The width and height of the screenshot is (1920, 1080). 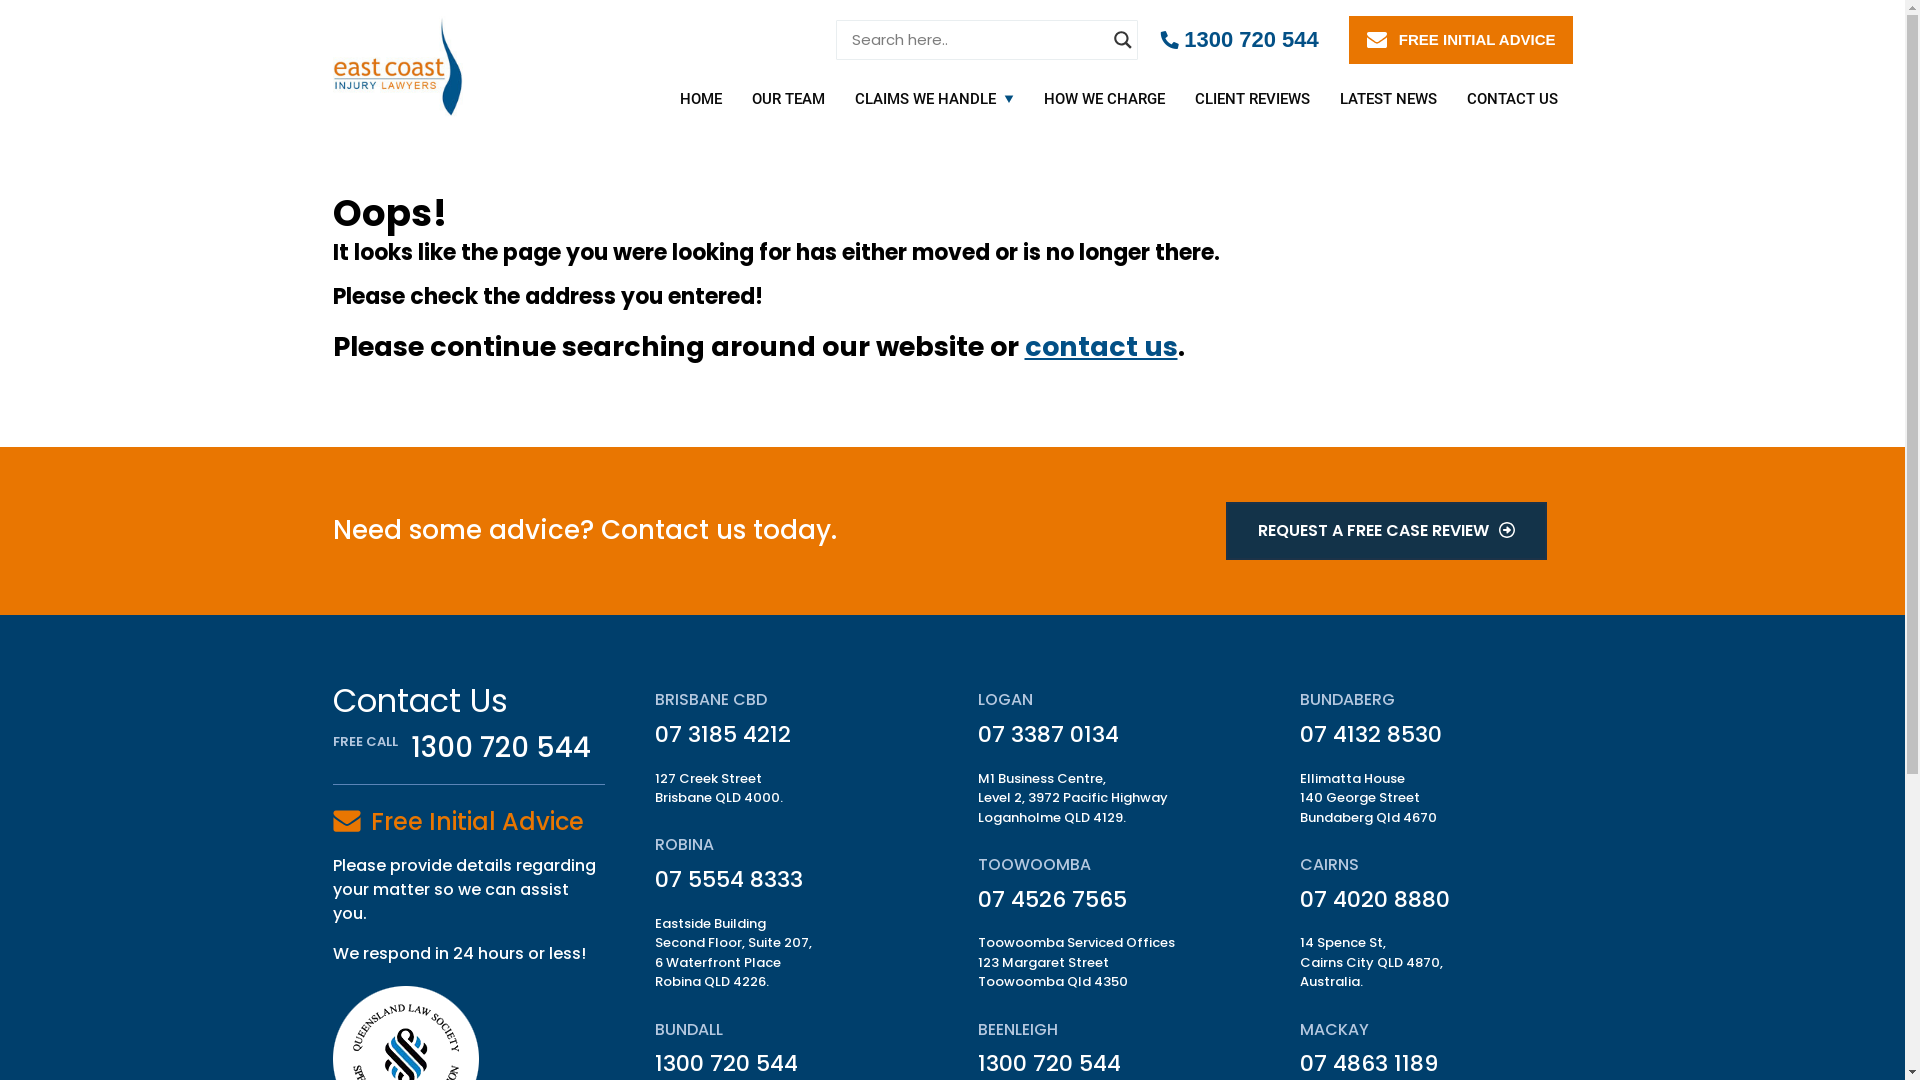 I want to click on '07 4526 7565', so click(x=978, y=898).